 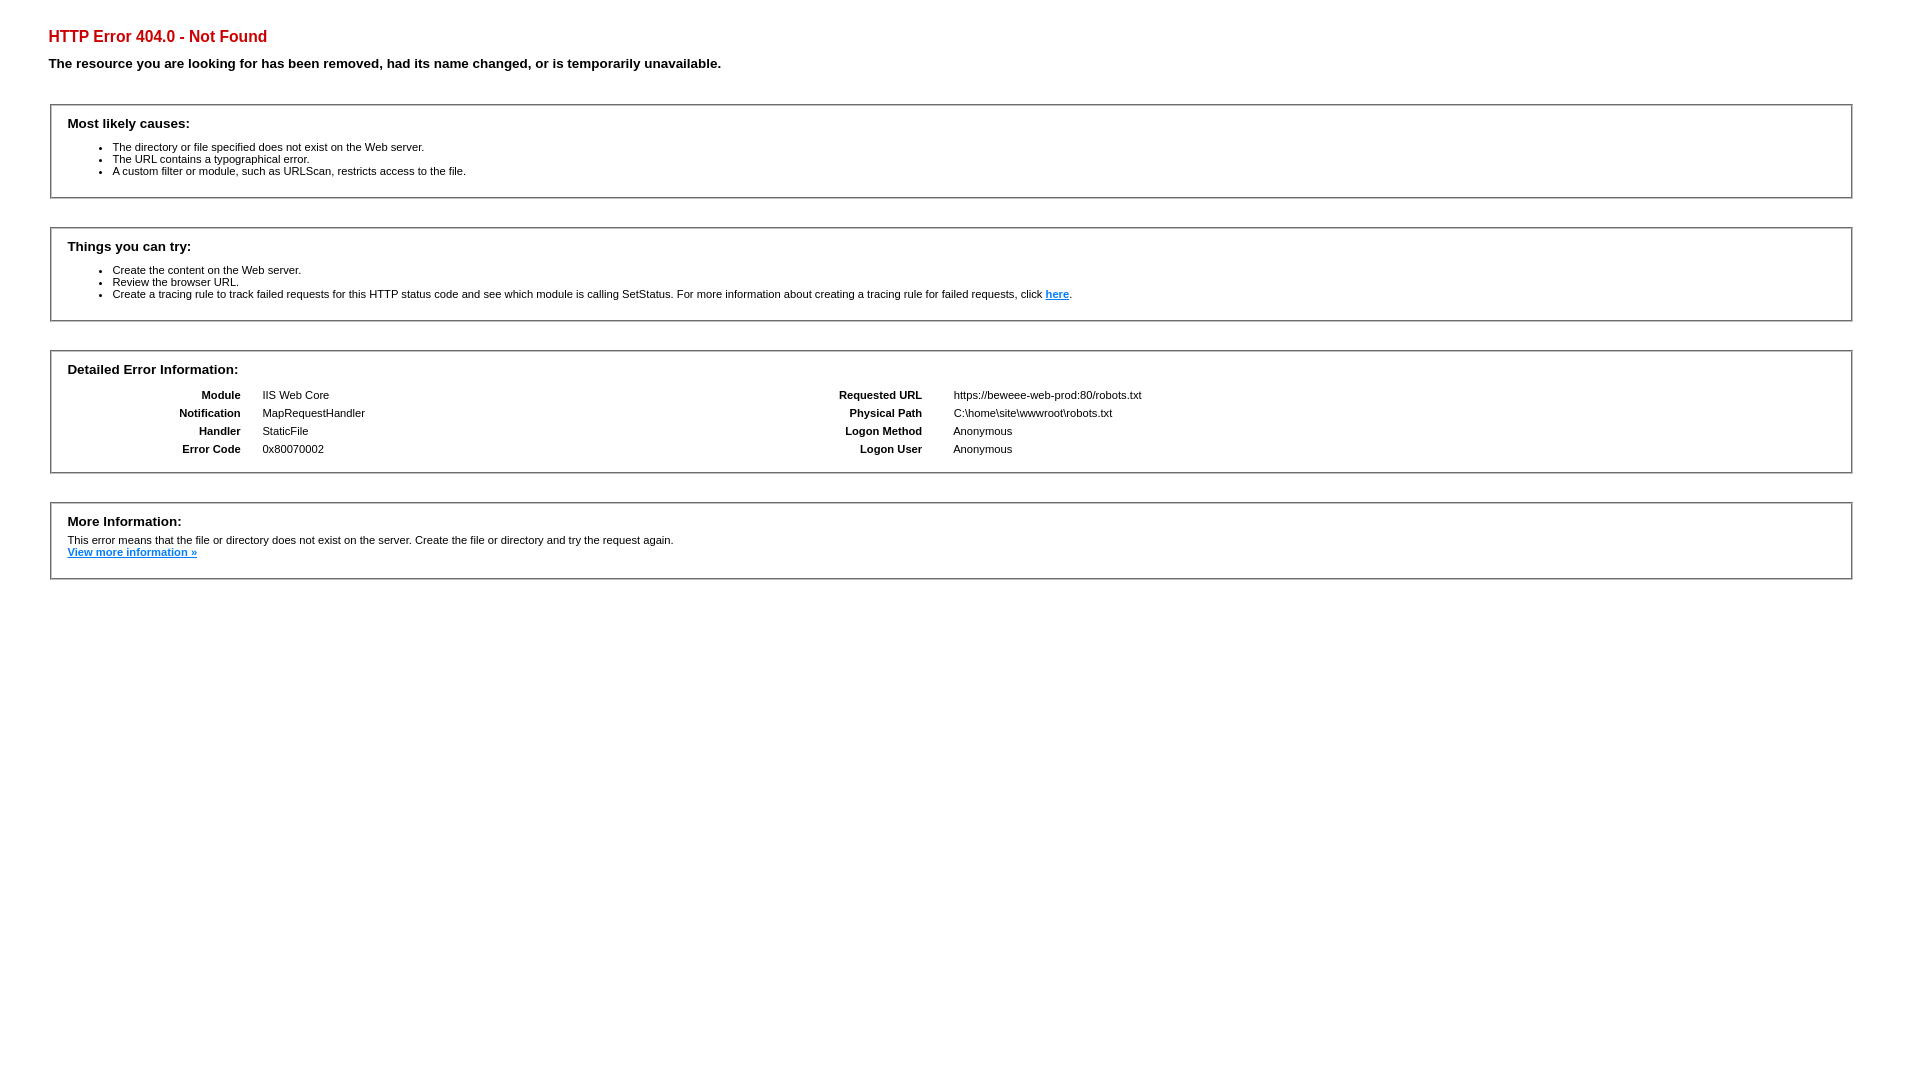 What do you see at coordinates (1056, 293) in the screenshot?
I see `'here'` at bounding box center [1056, 293].